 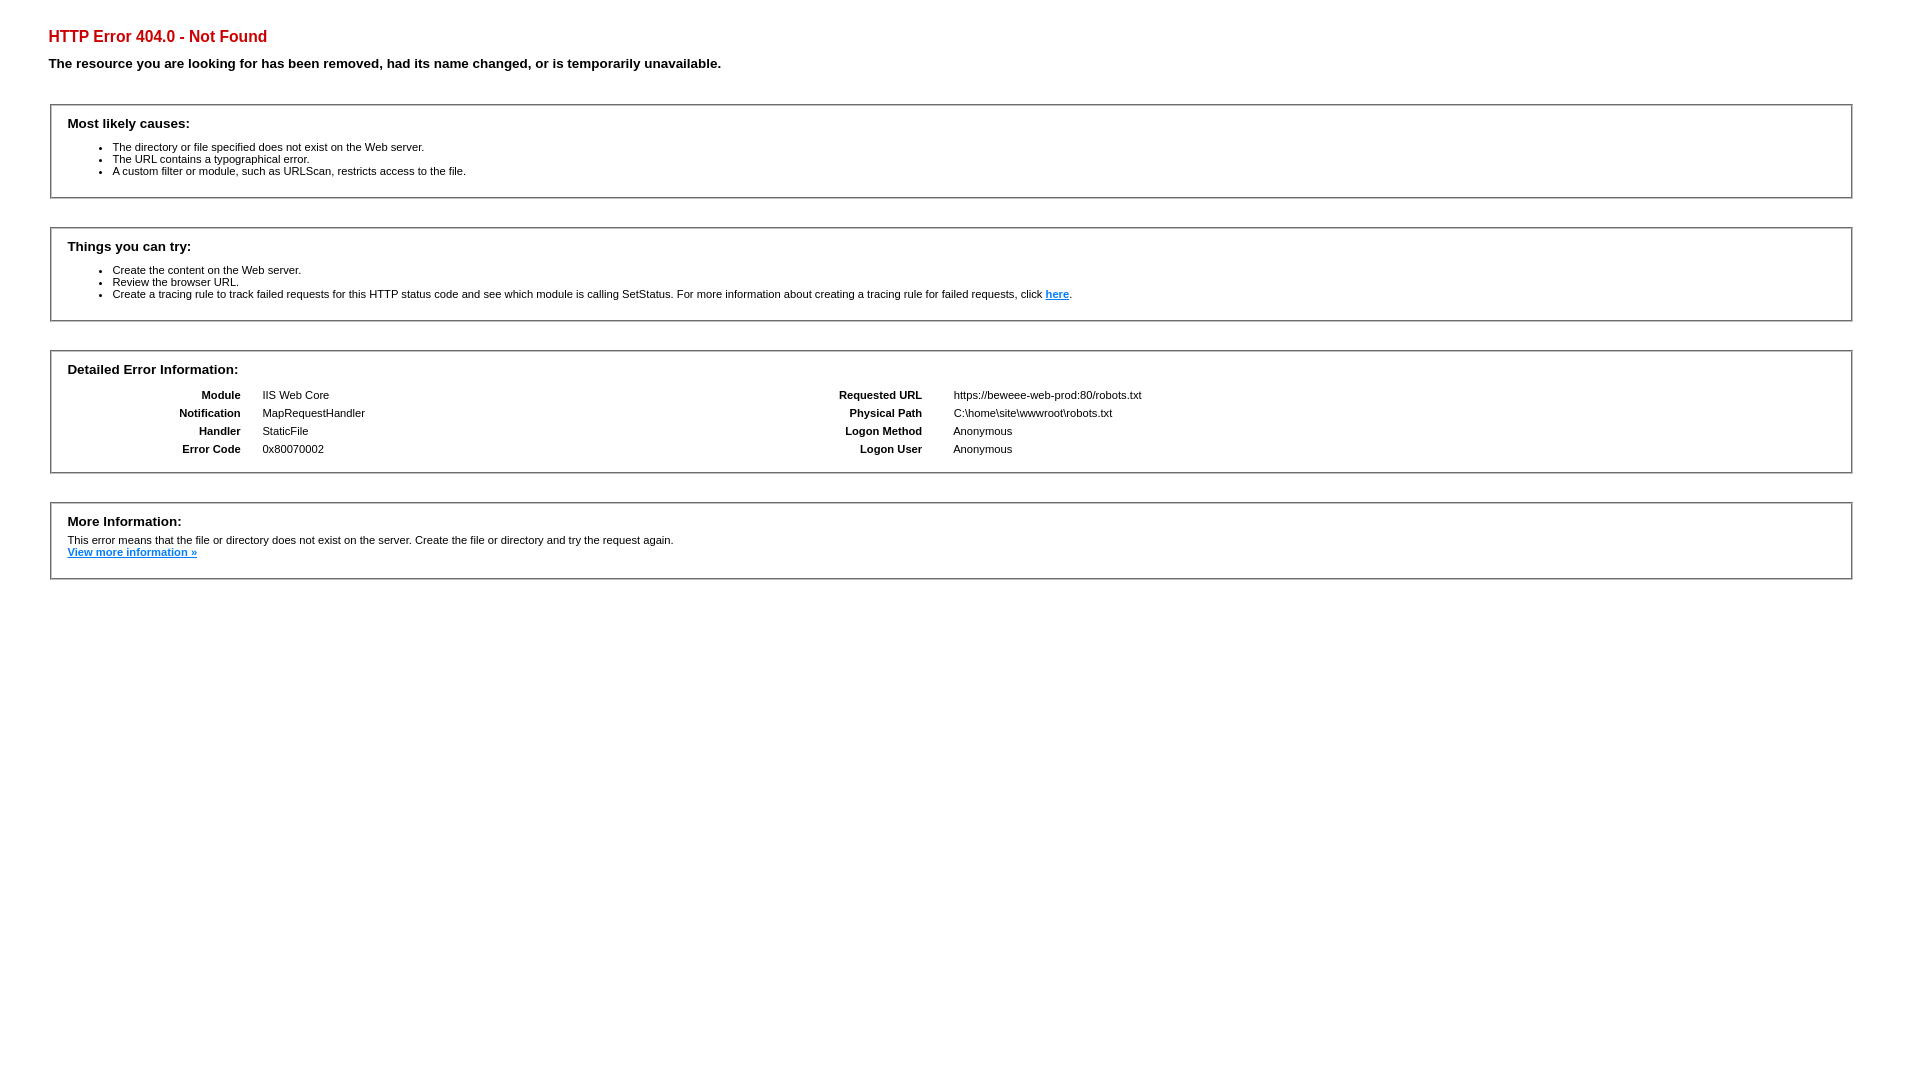 What do you see at coordinates (1056, 293) in the screenshot?
I see `'here'` at bounding box center [1056, 293].